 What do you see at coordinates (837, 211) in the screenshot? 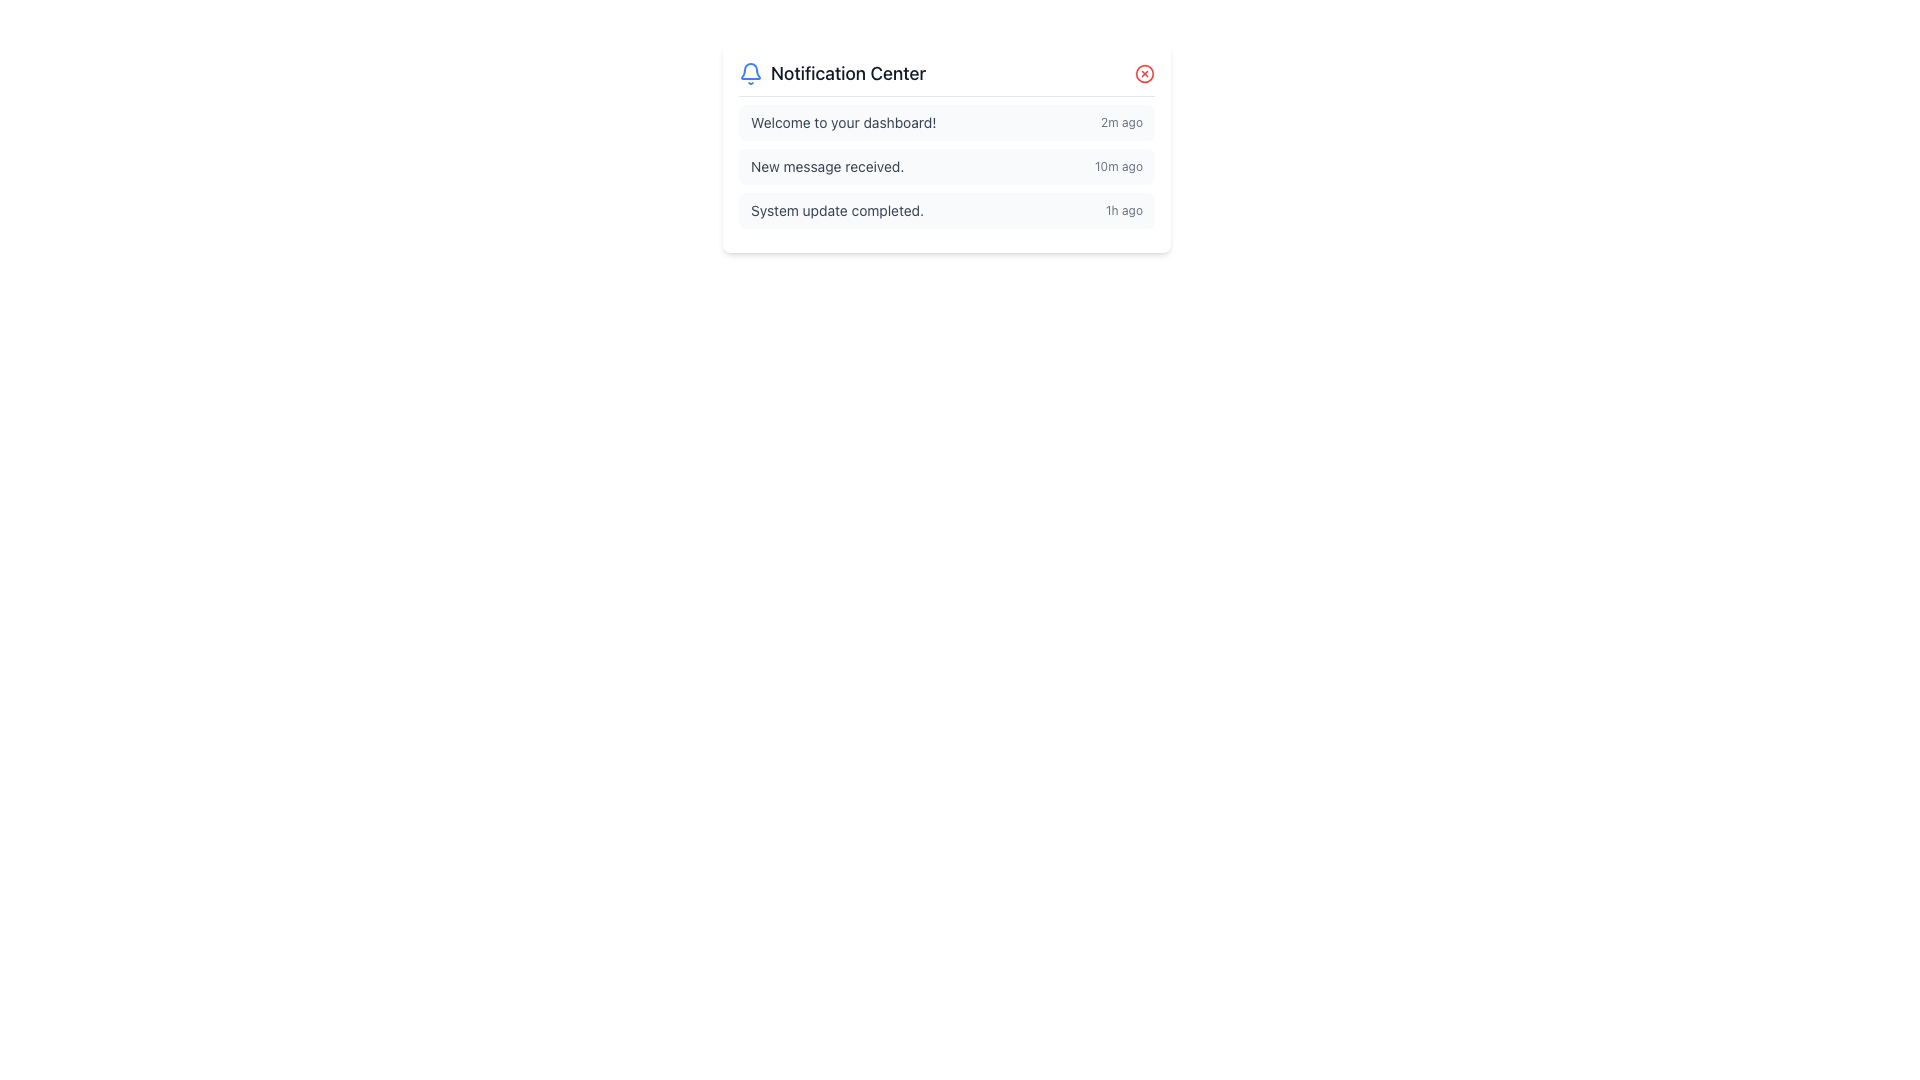
I see `the text label that indicates the completion of a system update, which is located in the third notification box under the 'Notification Center'` at bounding box center [837, 211].